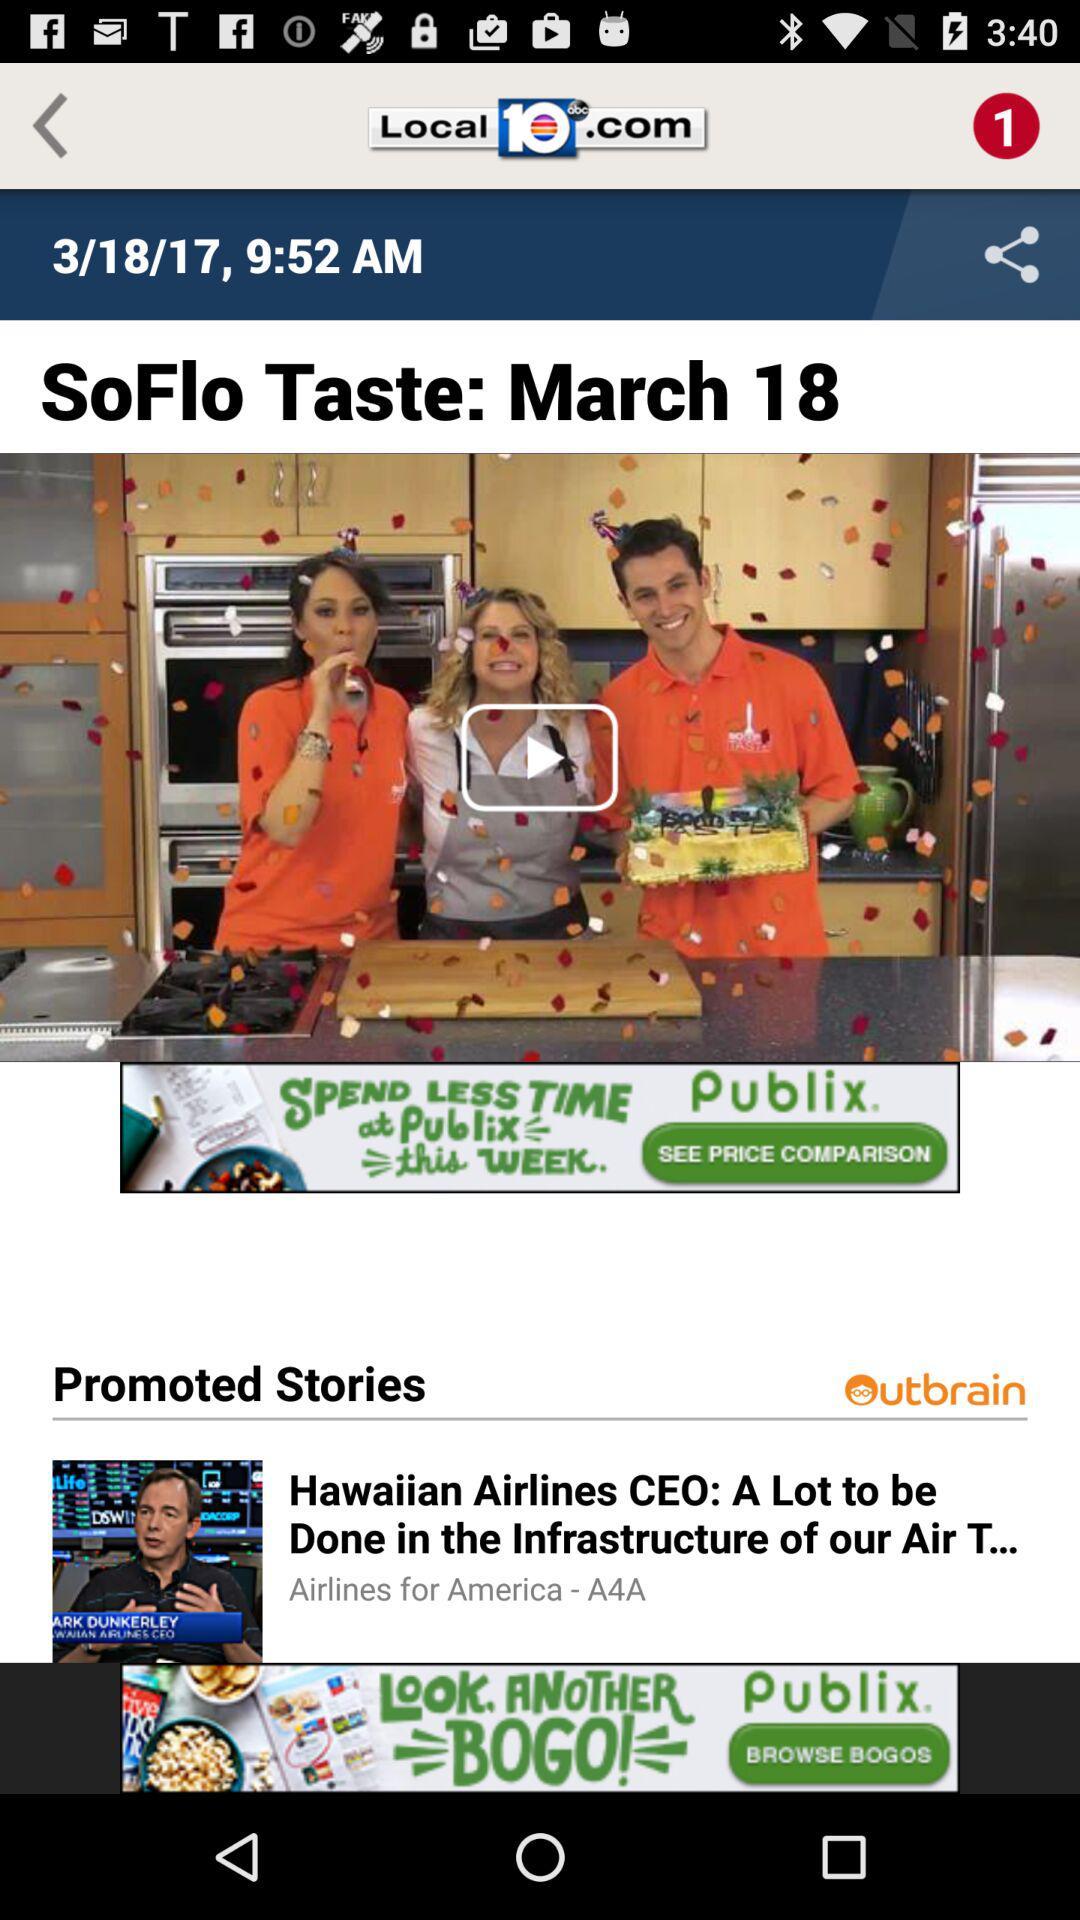 This screenshot has width=1080, height=1920. Describe the element at coordinates (540, 756) in the screenshot. I see `watch video` at that location.